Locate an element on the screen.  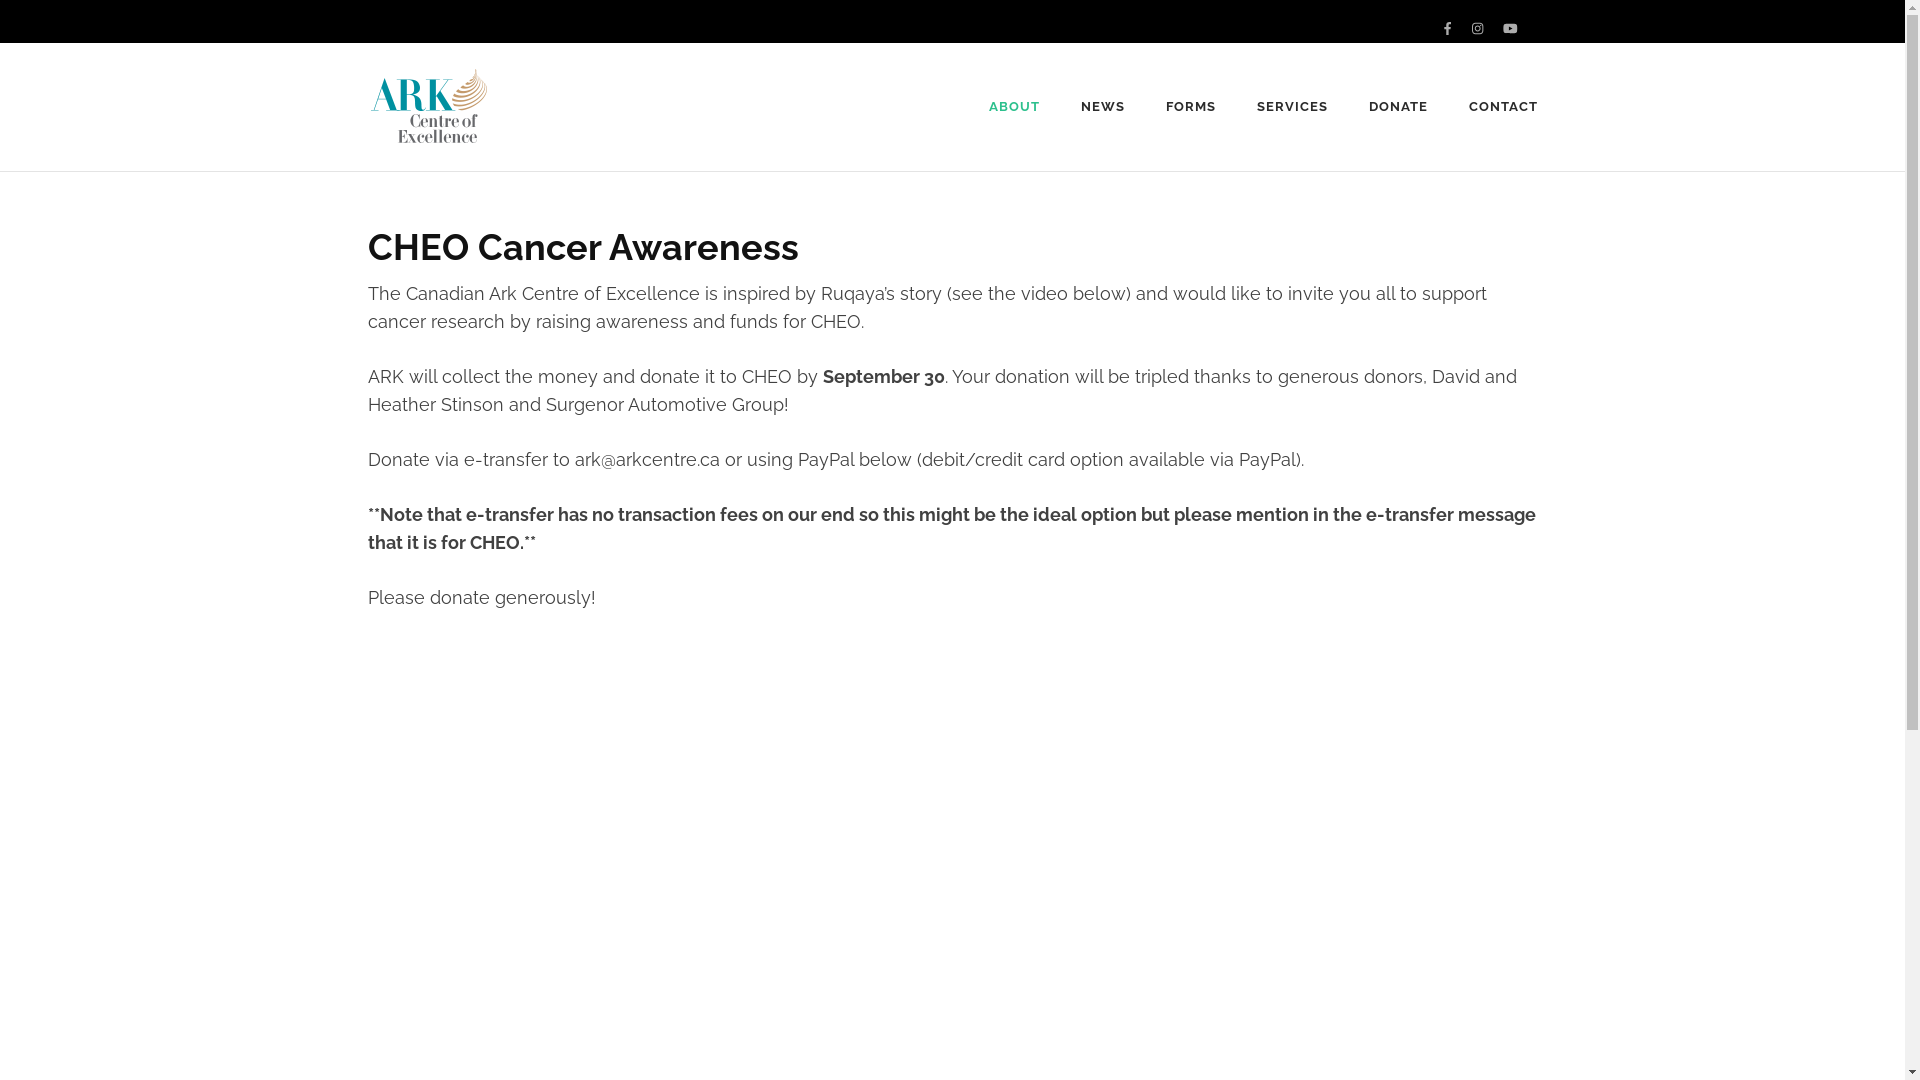
'FORMS' is located at coordinates (1190, 107).